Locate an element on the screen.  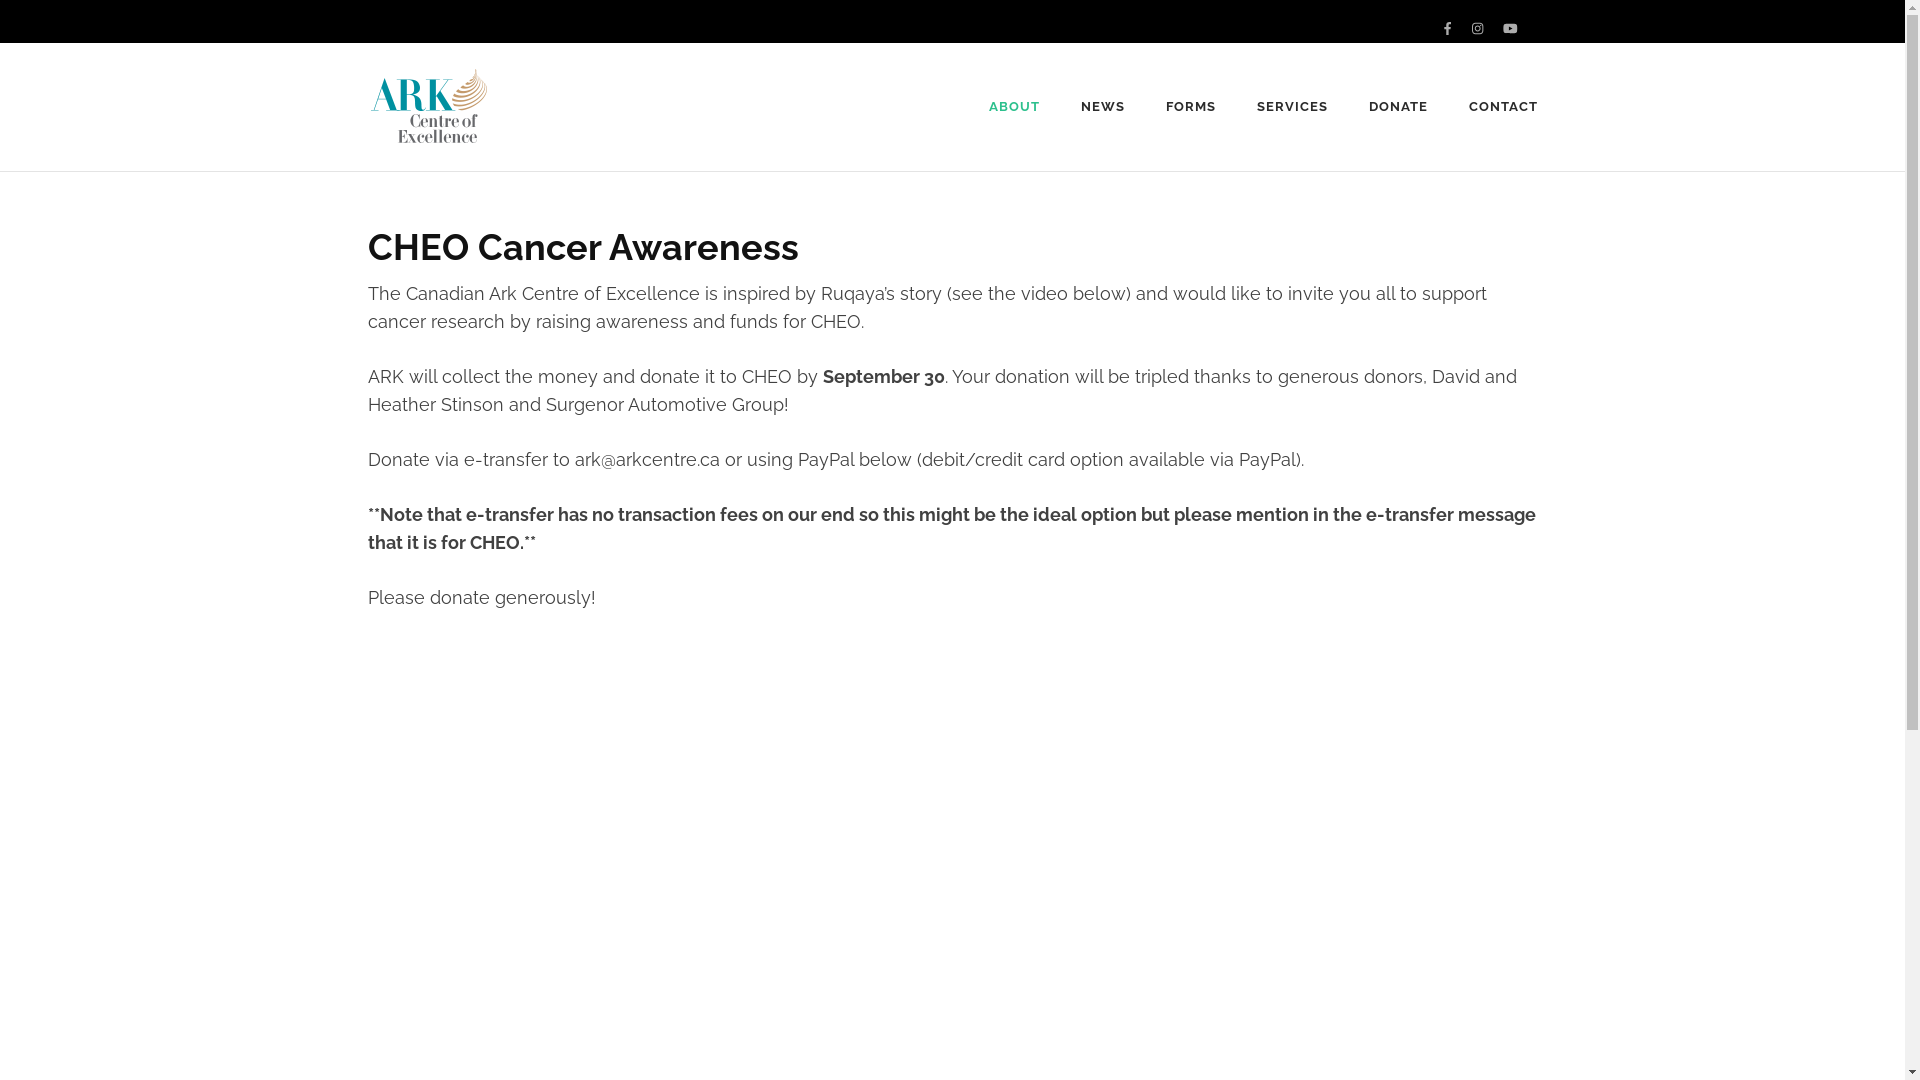
'FORMS' is located at coordinates (1190, 107).